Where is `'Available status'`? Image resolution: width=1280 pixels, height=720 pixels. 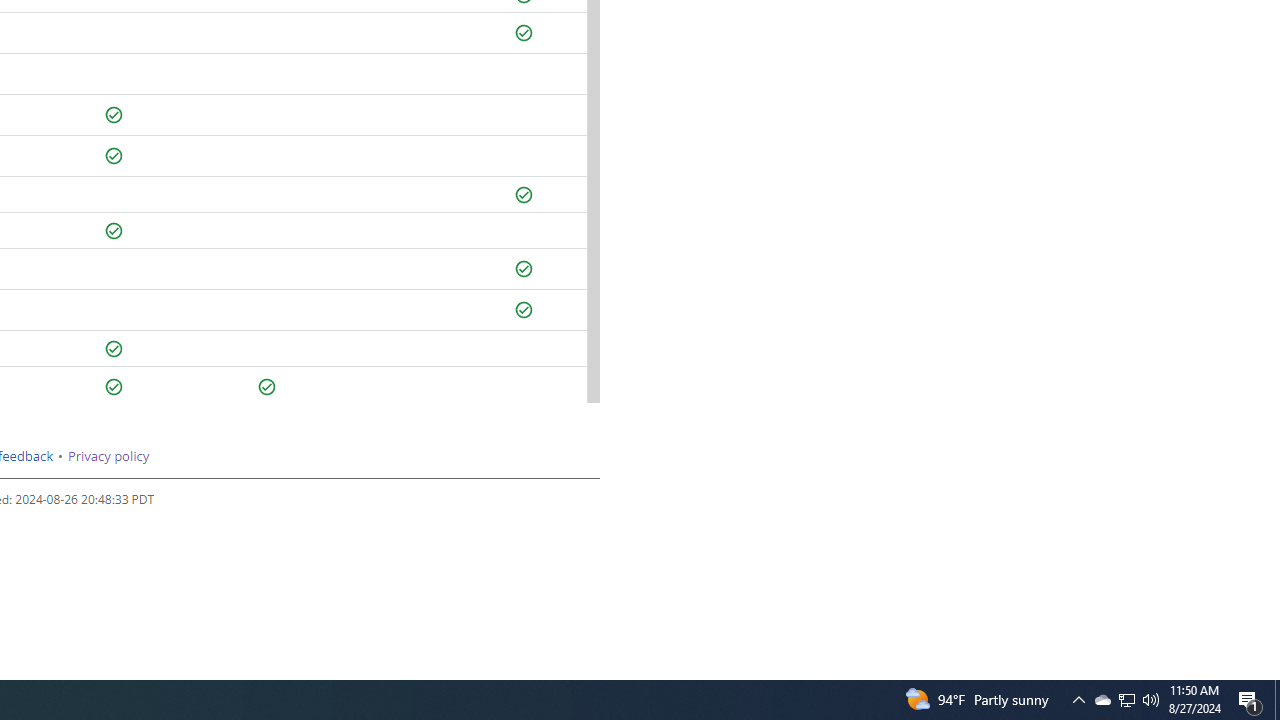 'Available status' is located at coordinates (266, 387).